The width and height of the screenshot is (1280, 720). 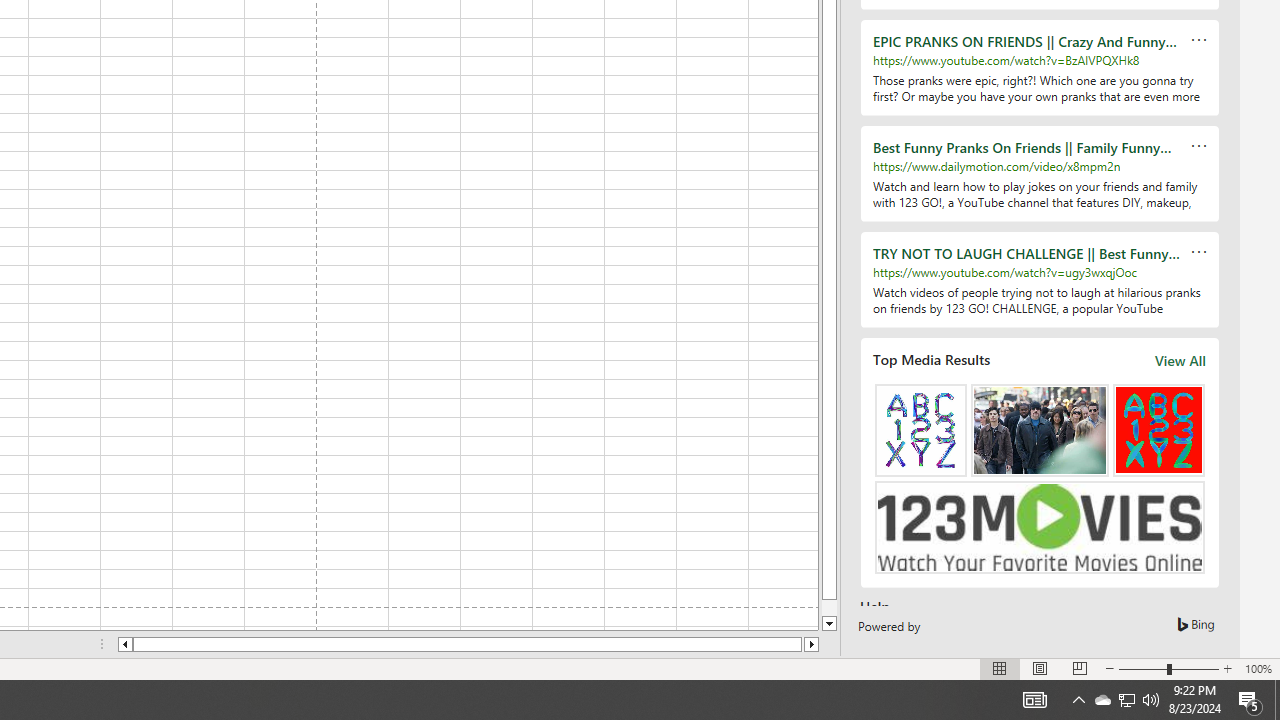 I want to click on 'Page down', so click(x=829, y=607).